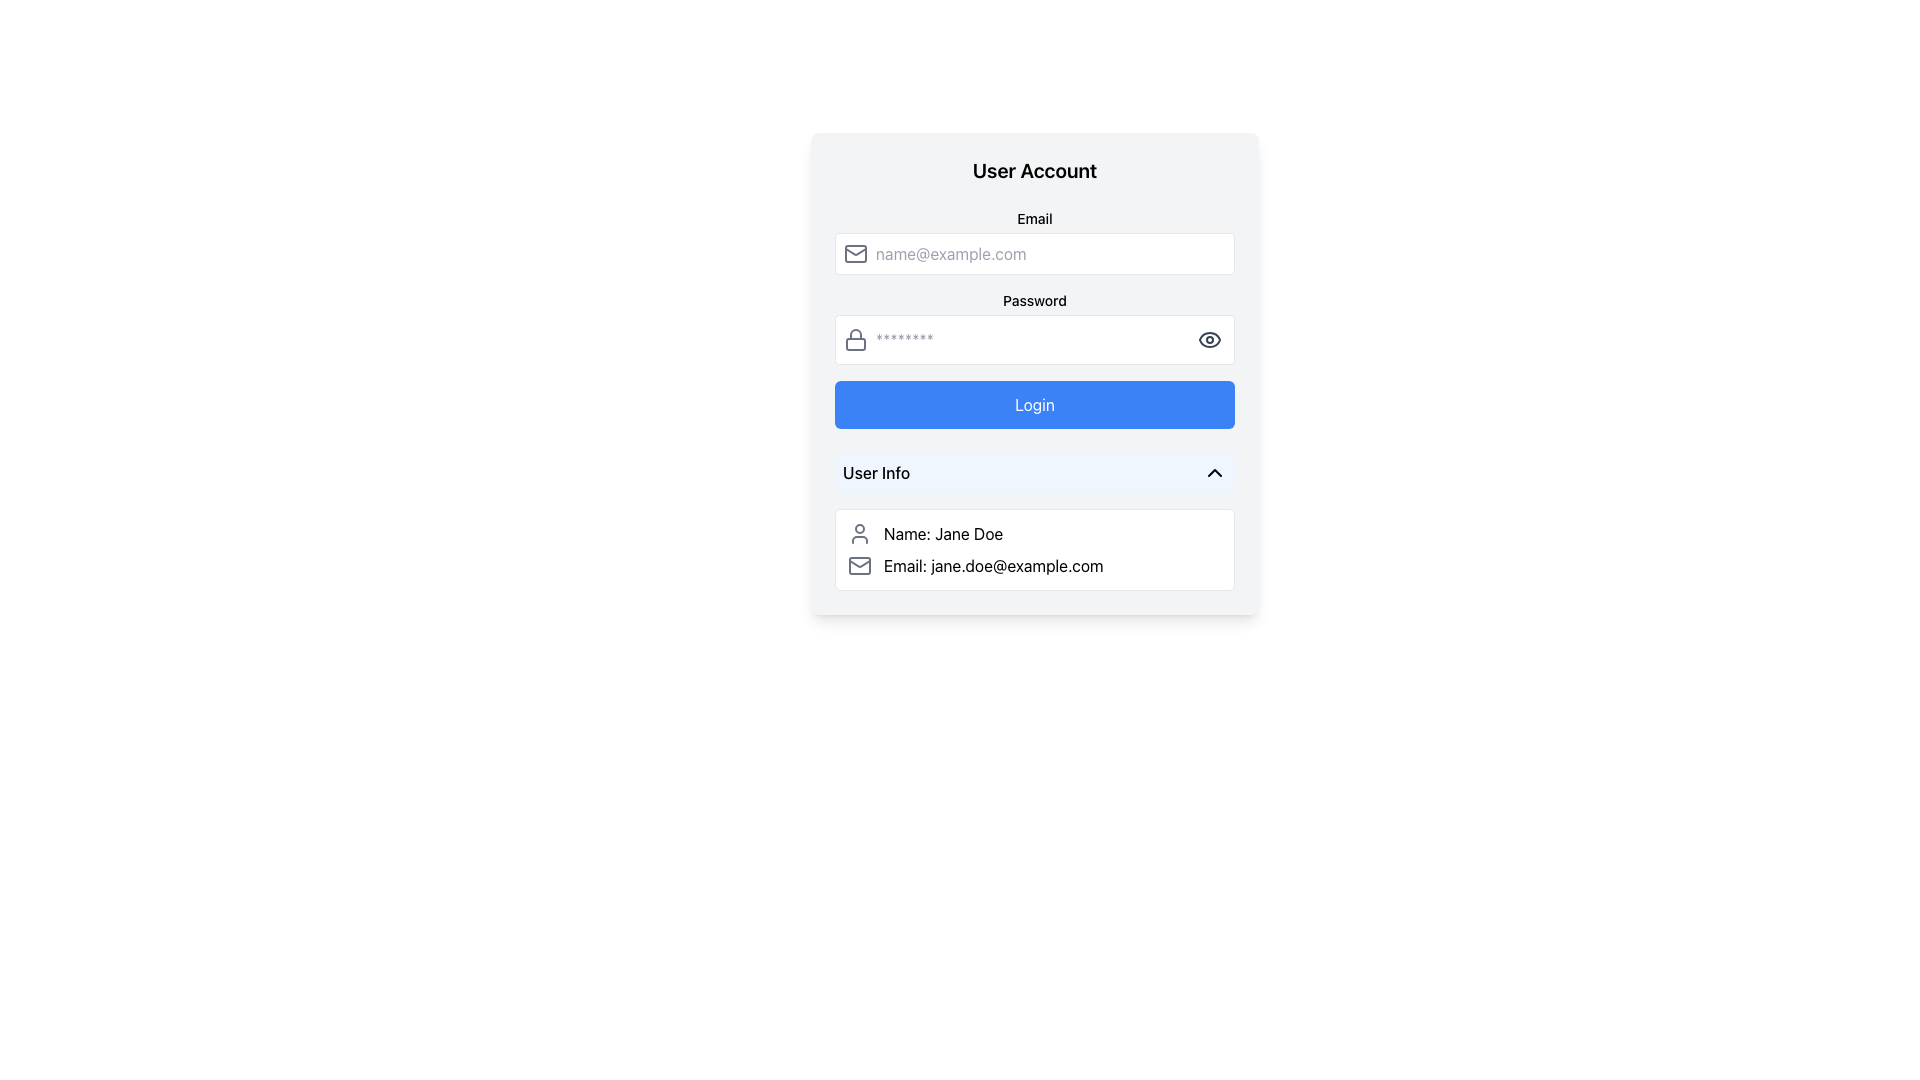 This screenshot has width=1920, height=1080. I want to click on the Information display card located in the 'User Info' section, so click(1035, 550).